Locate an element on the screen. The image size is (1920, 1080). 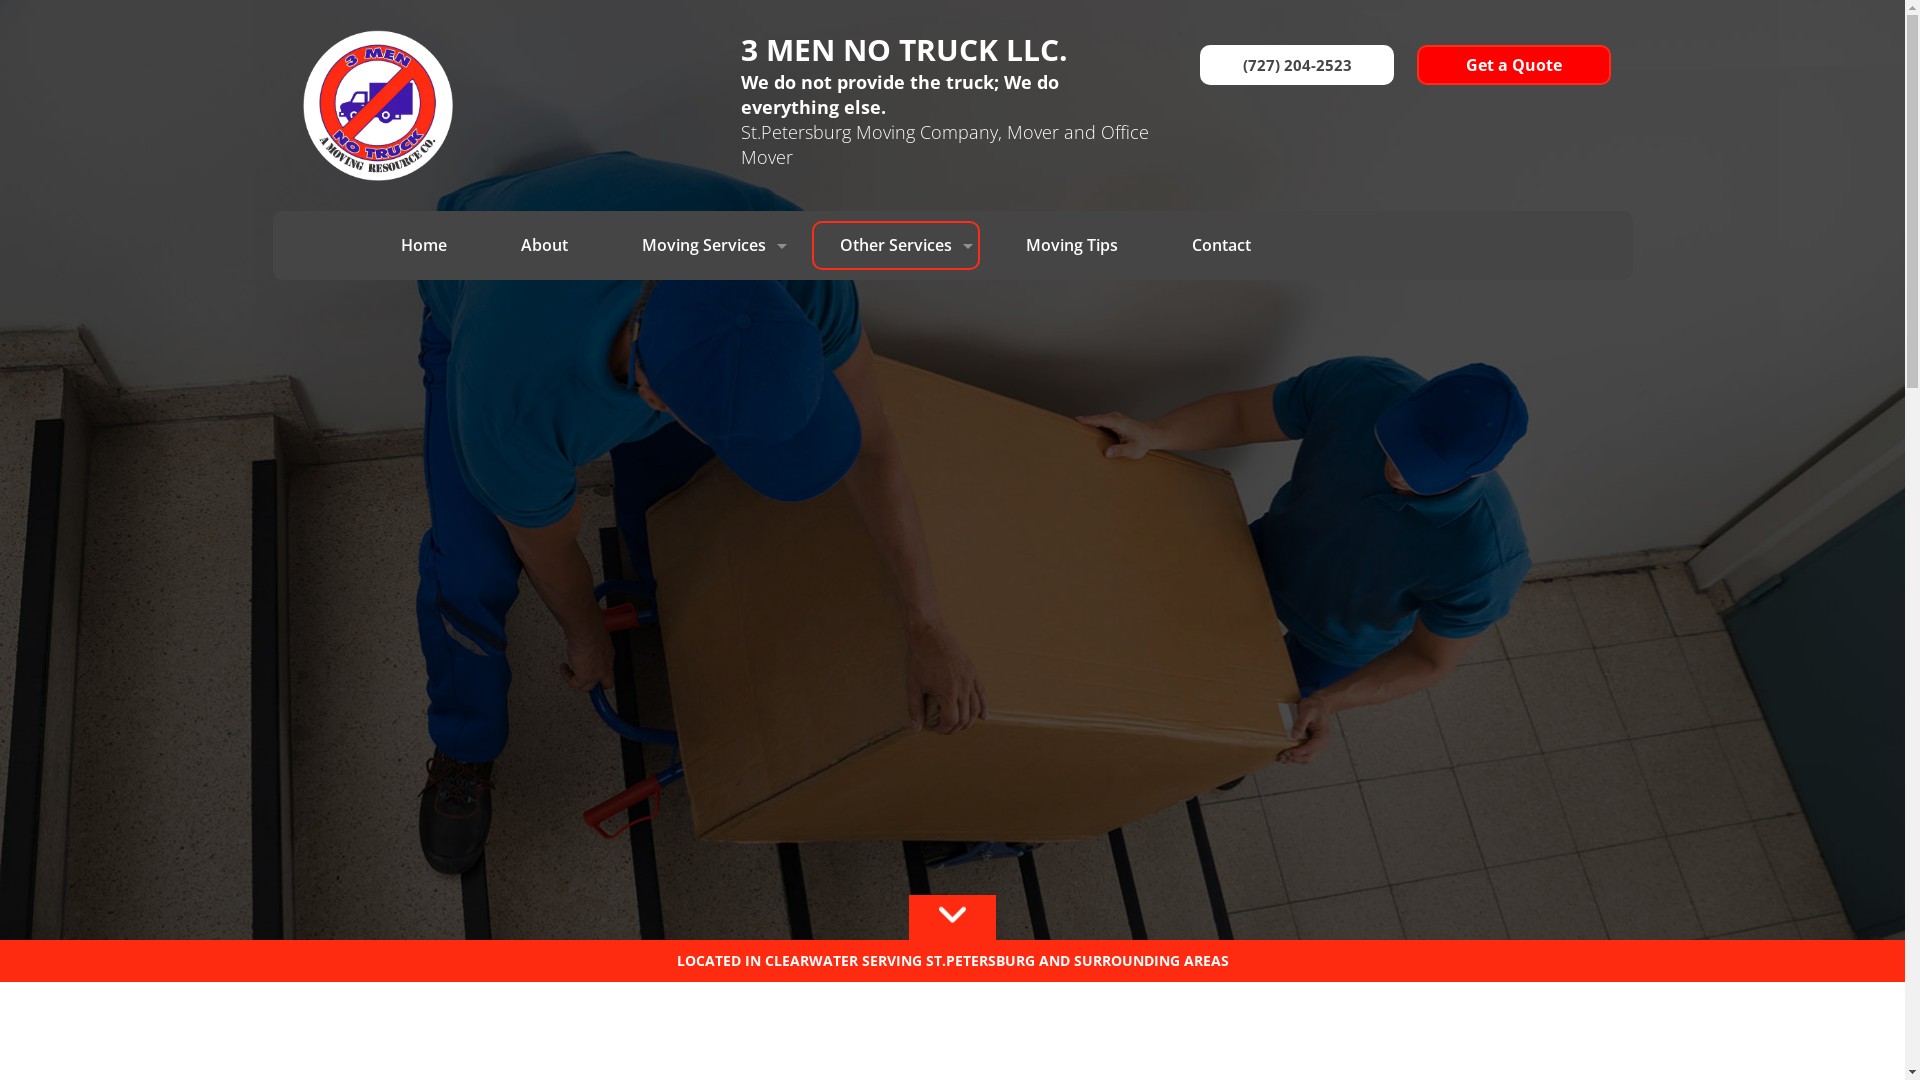
'Specialty Moving' is located at coordinates (811, 342).